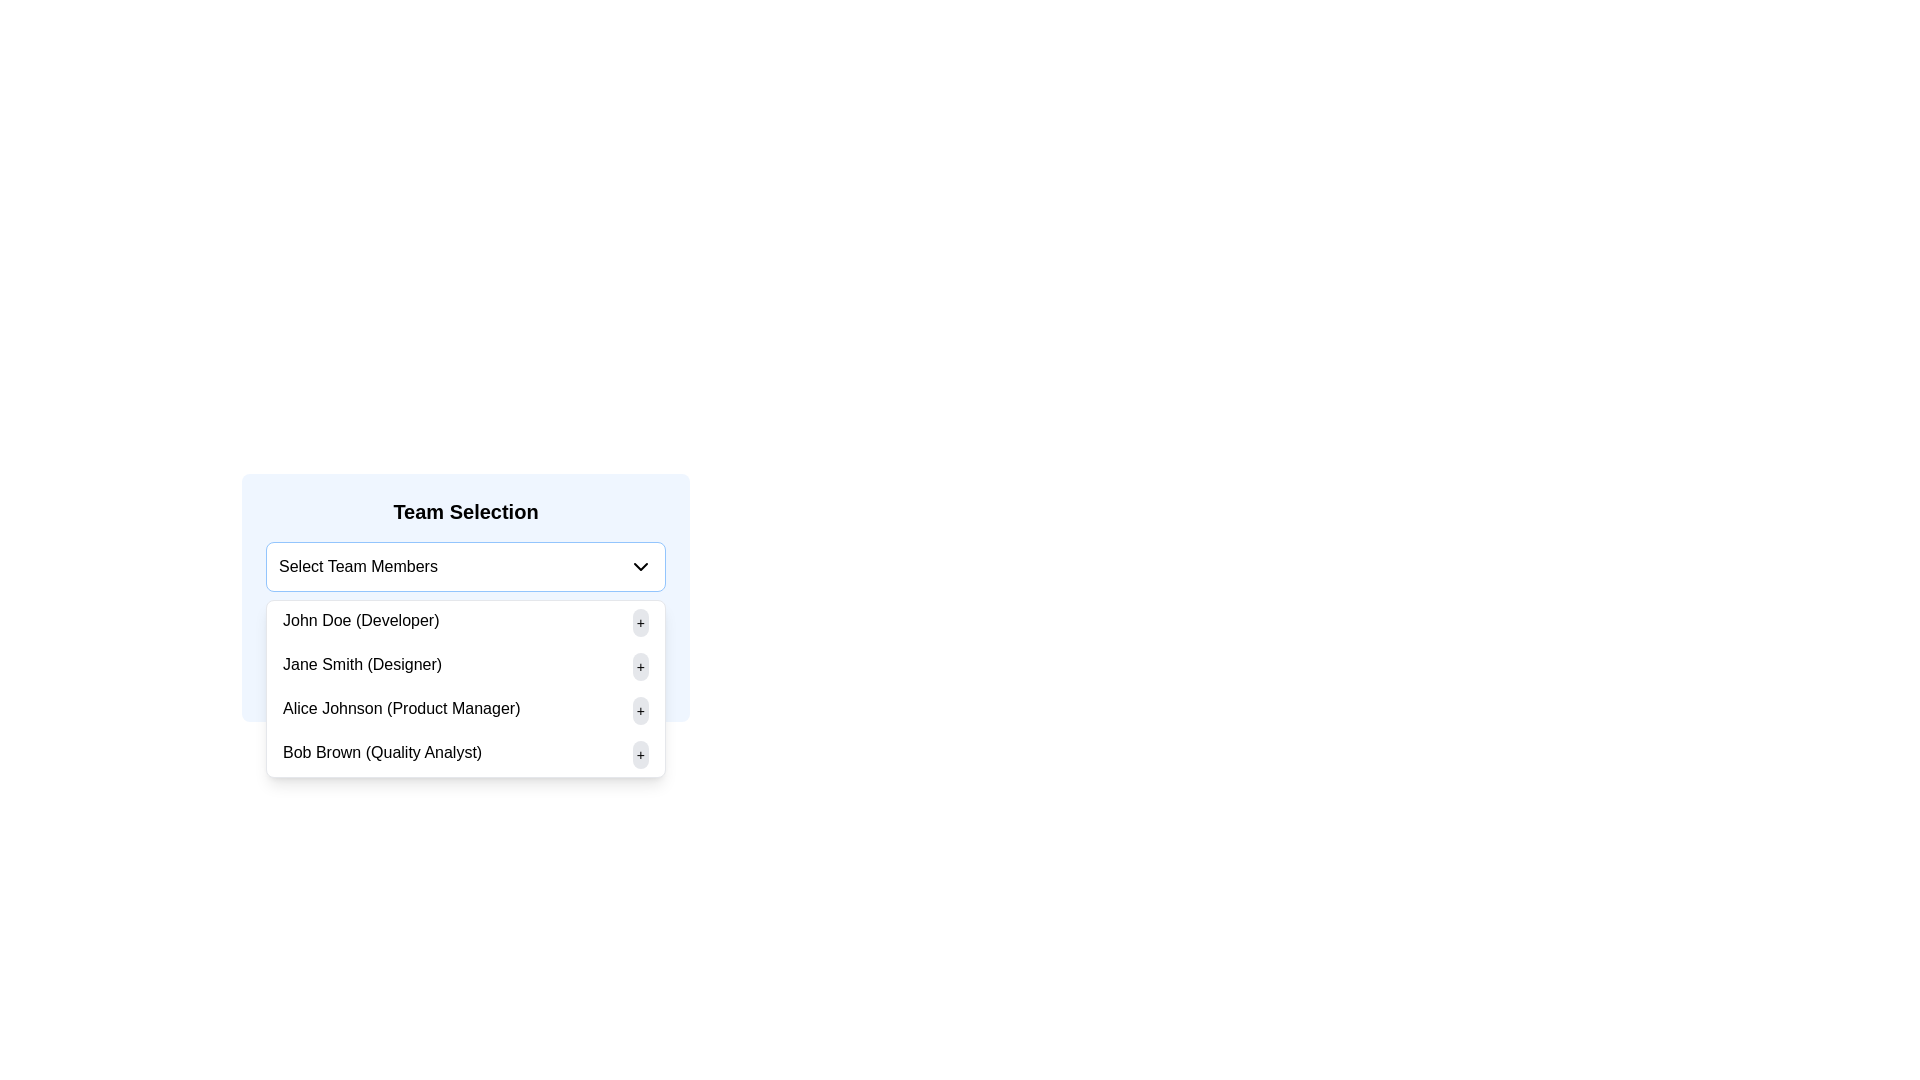 The width and height of the screenshot is (1920, 1080). I want to click on the action button located at the far-right end of the list item labeled 'Alice Johnson (Product Manager)', so click(640, 709).